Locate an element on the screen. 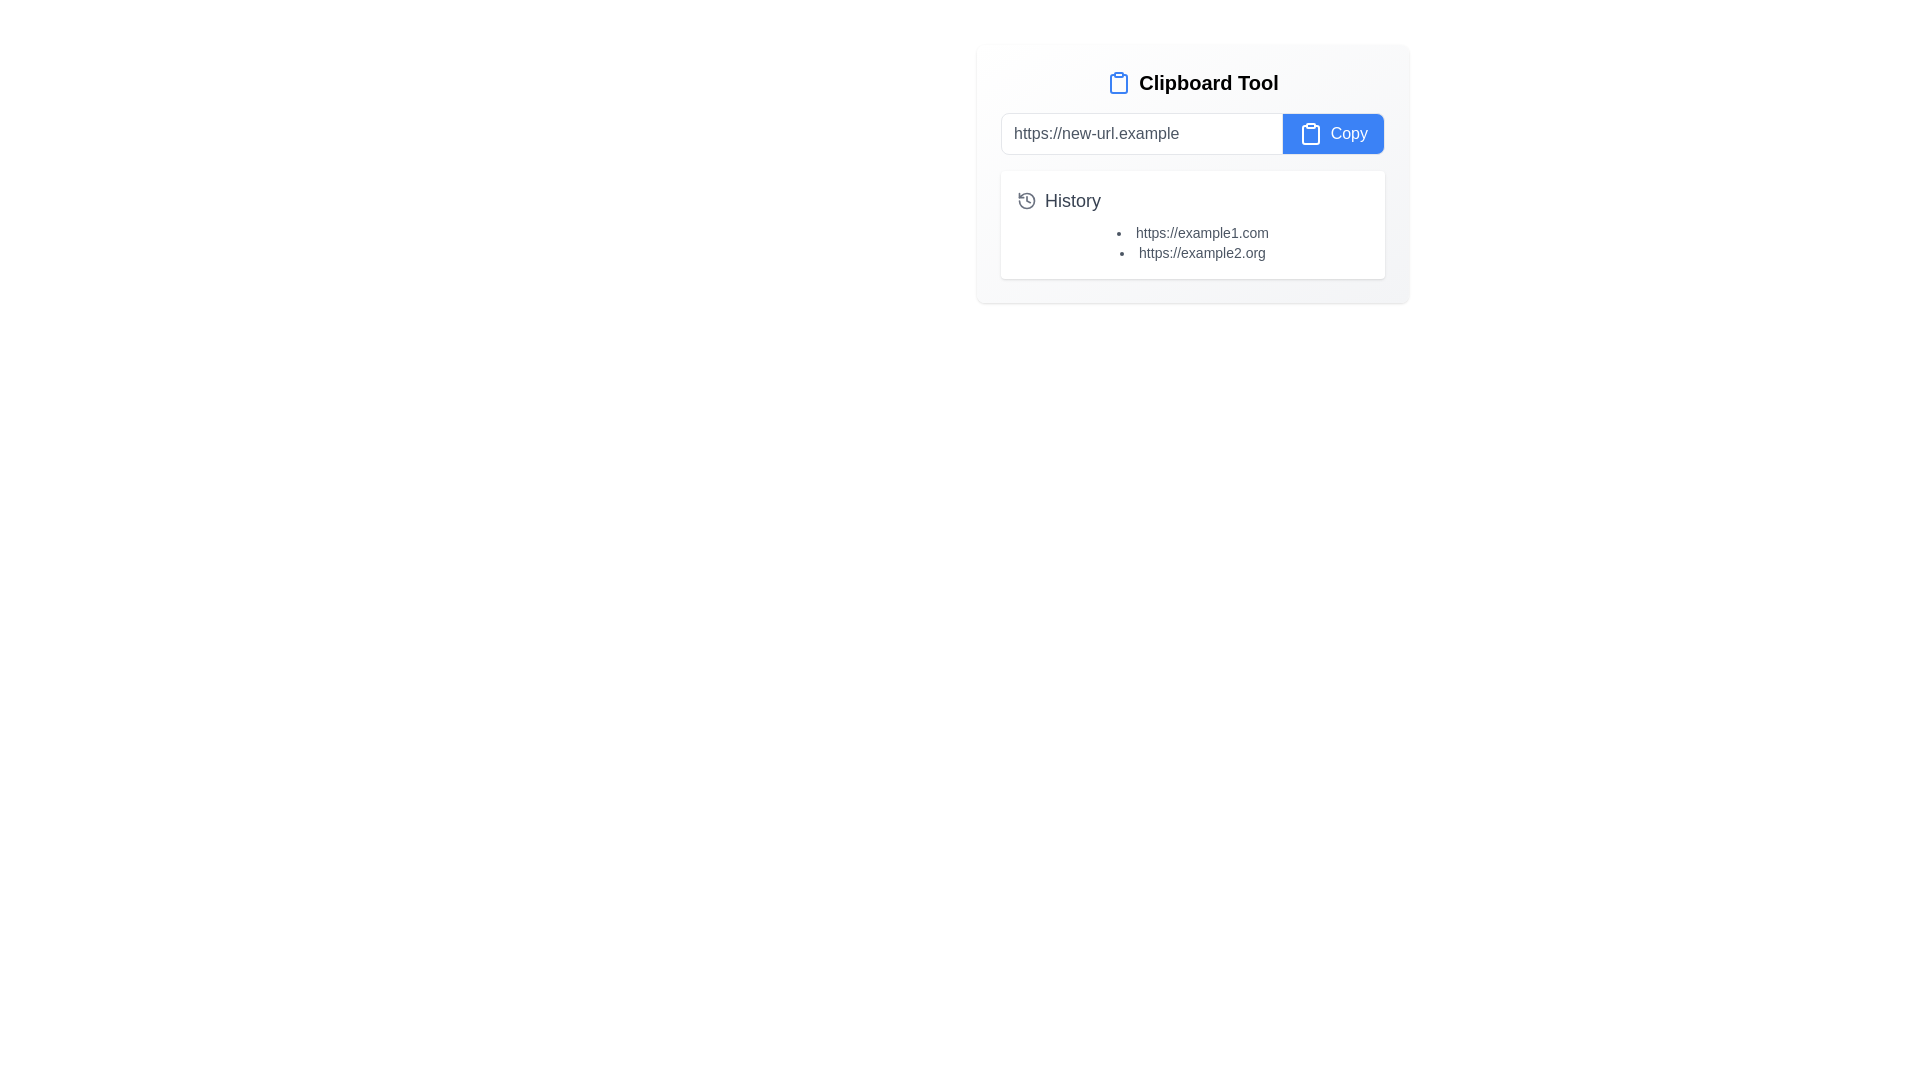 The height and width of the screenshot is (1080, 1920). the clipboard icon located to the left of the 'Clipboard Tool' text in the header section of the interface is located at coordinates (1118, 82).